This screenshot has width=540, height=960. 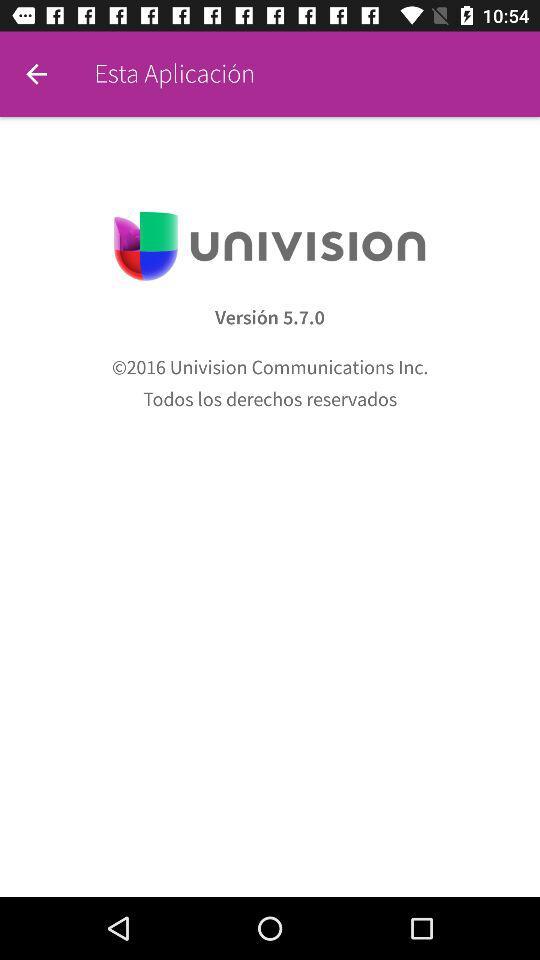 What do you see at coordinates (270, 318) in the screenshot?
I see `the icon above 2016 univision communications` at bounding box center [270, 318].